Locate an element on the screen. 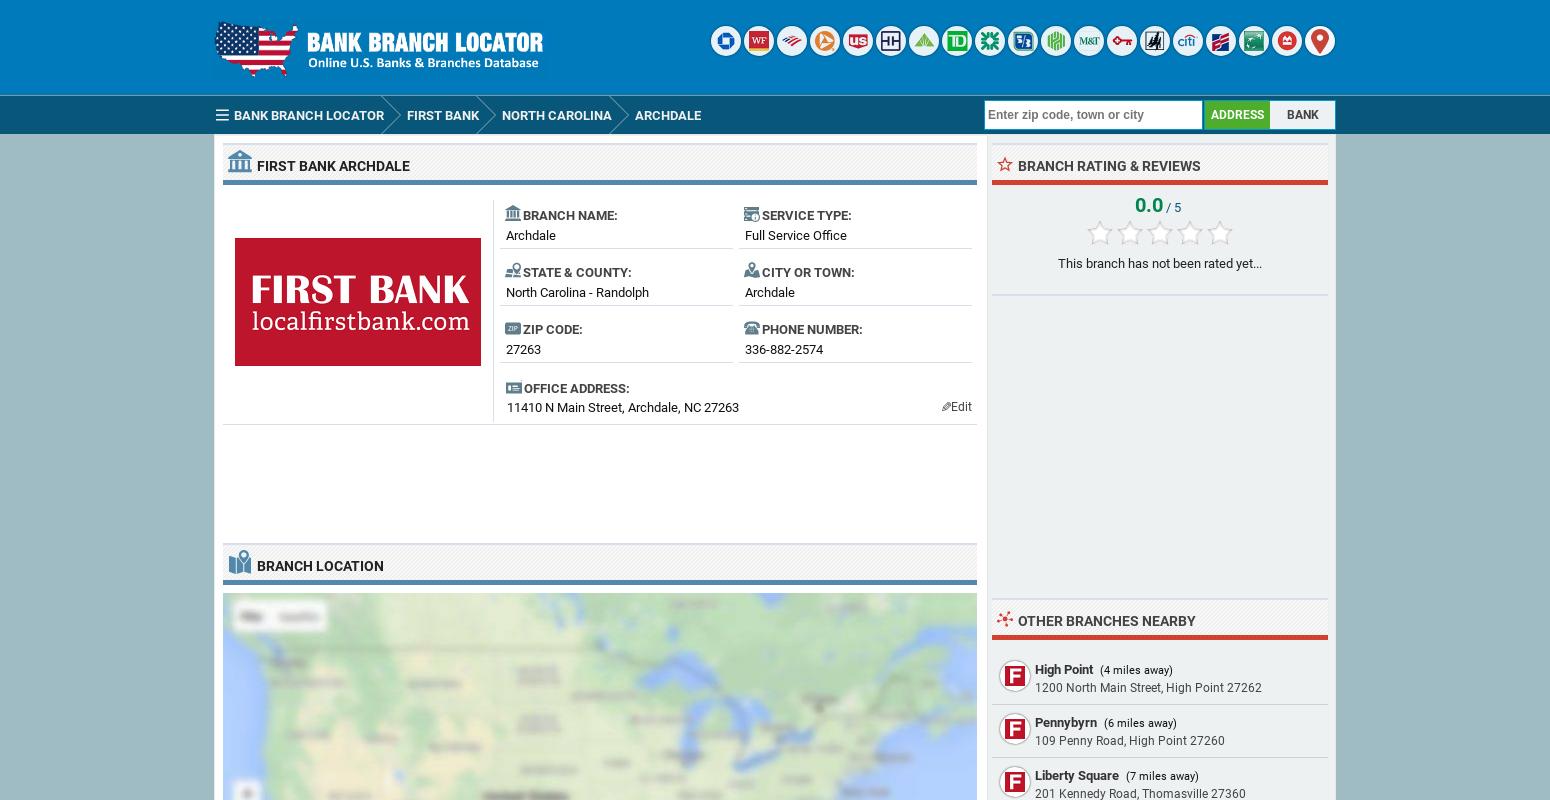 This screenshot has height=800, width=1550. '(7 miles away)' is located at coordinates (1159, 775).